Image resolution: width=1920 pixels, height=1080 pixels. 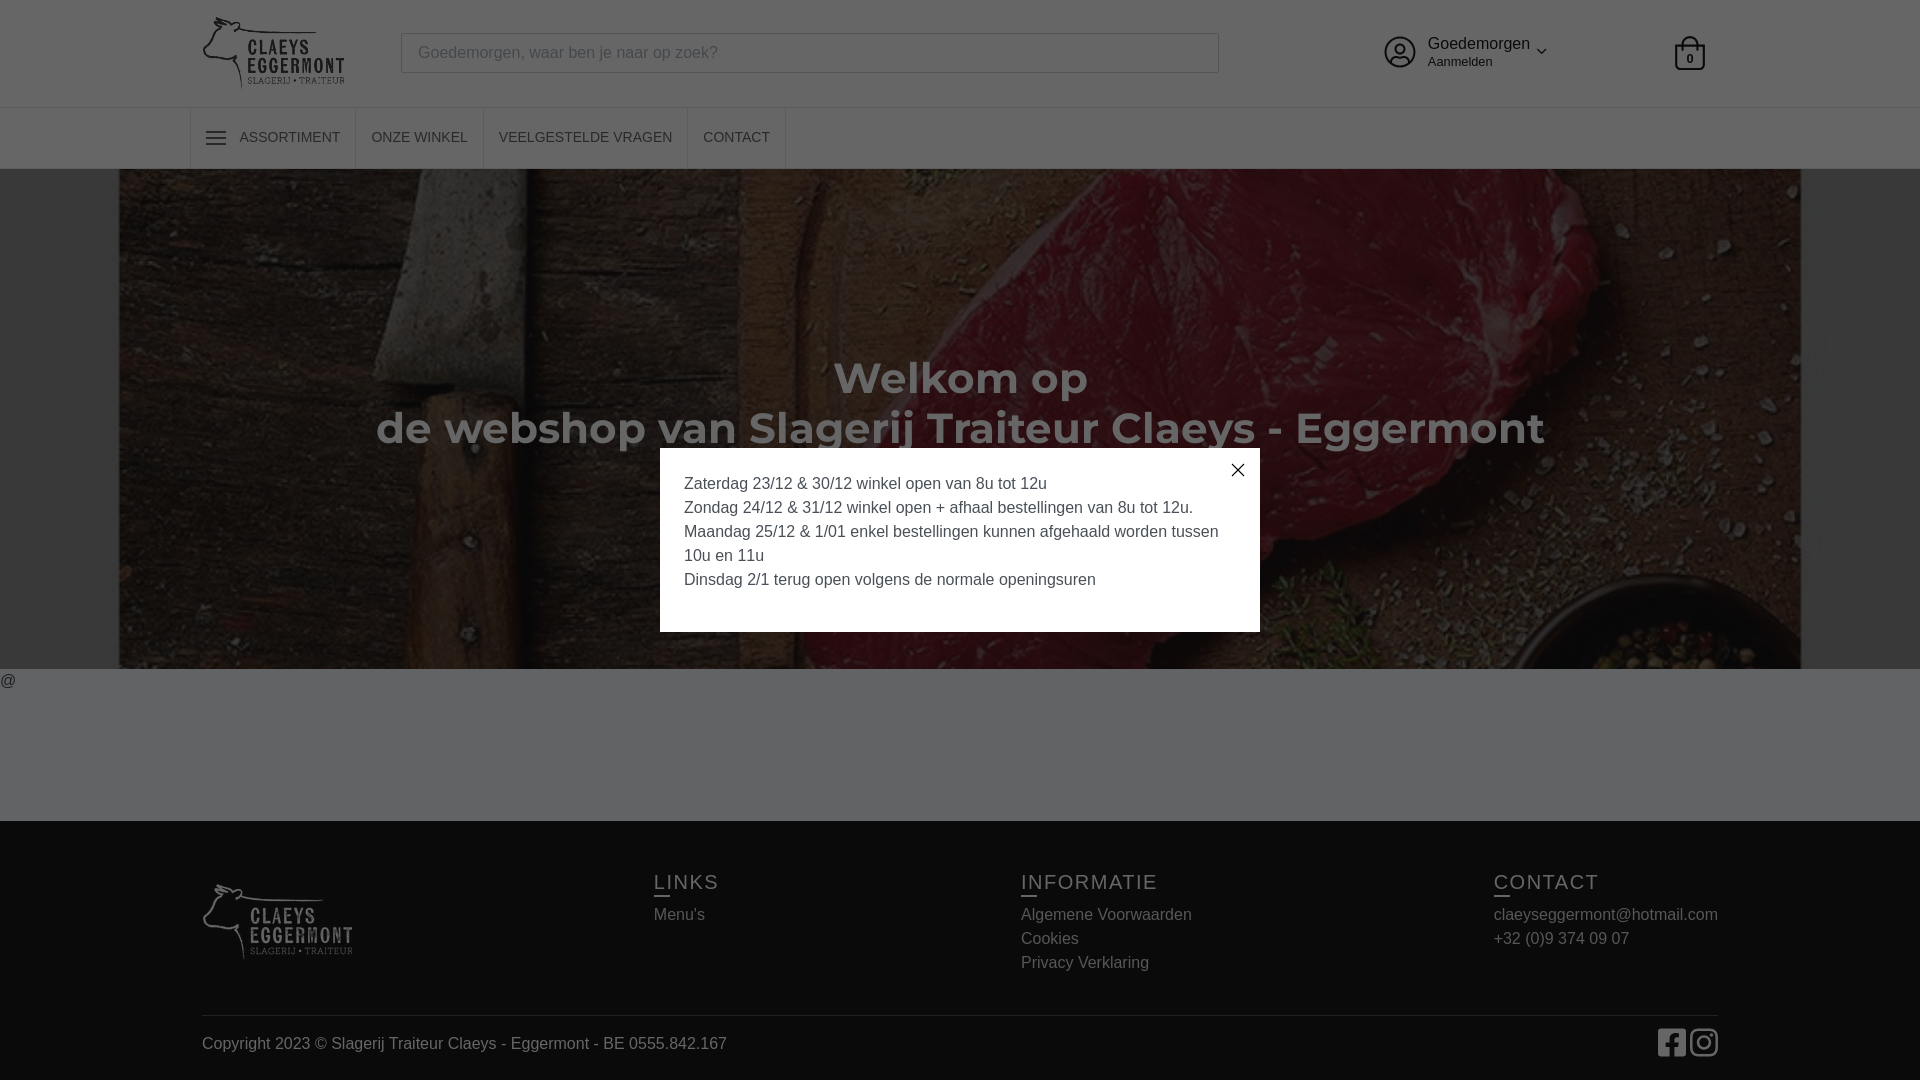 What do you see at coordinates (1606, 914) in the screenshot?
I see `'claeyseggermont@hotmail.com'` at bounding box center [1606, 914].